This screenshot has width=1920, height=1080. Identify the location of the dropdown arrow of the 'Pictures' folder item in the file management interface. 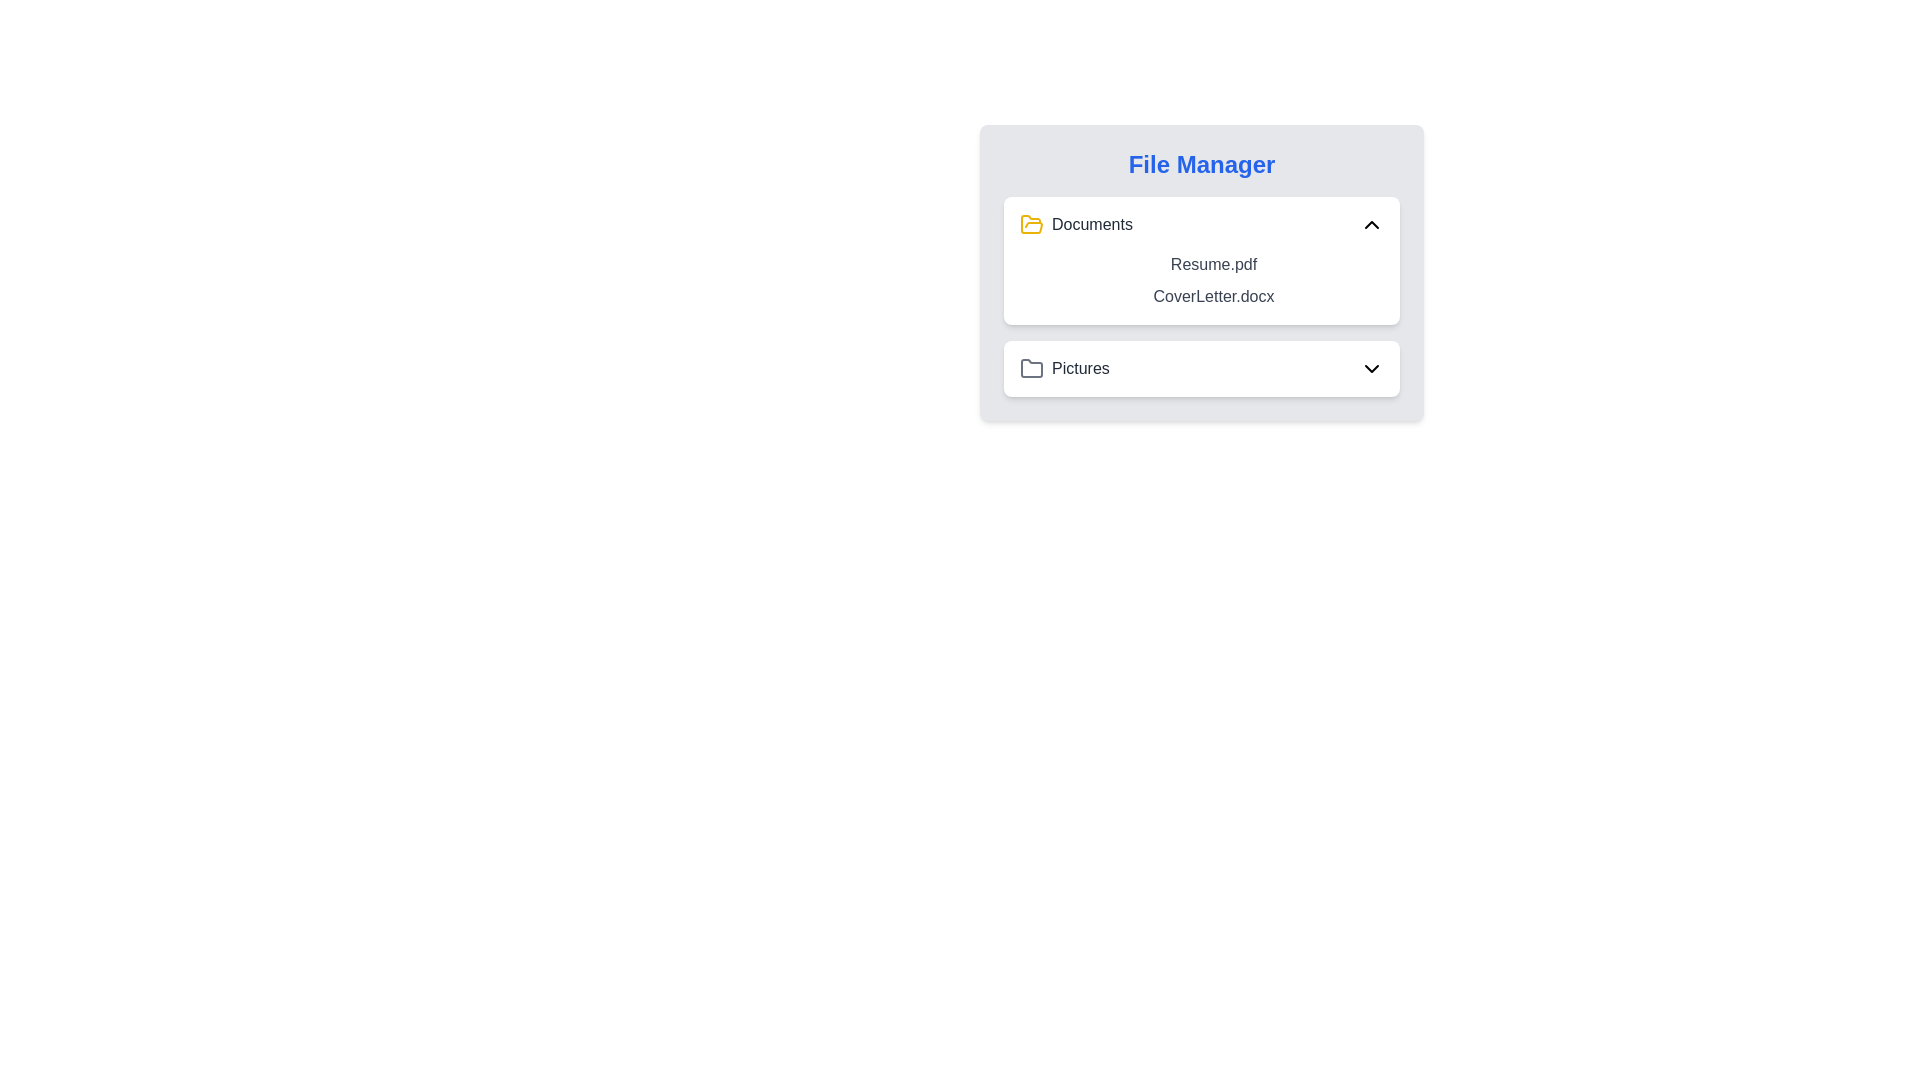
(1200, 369).